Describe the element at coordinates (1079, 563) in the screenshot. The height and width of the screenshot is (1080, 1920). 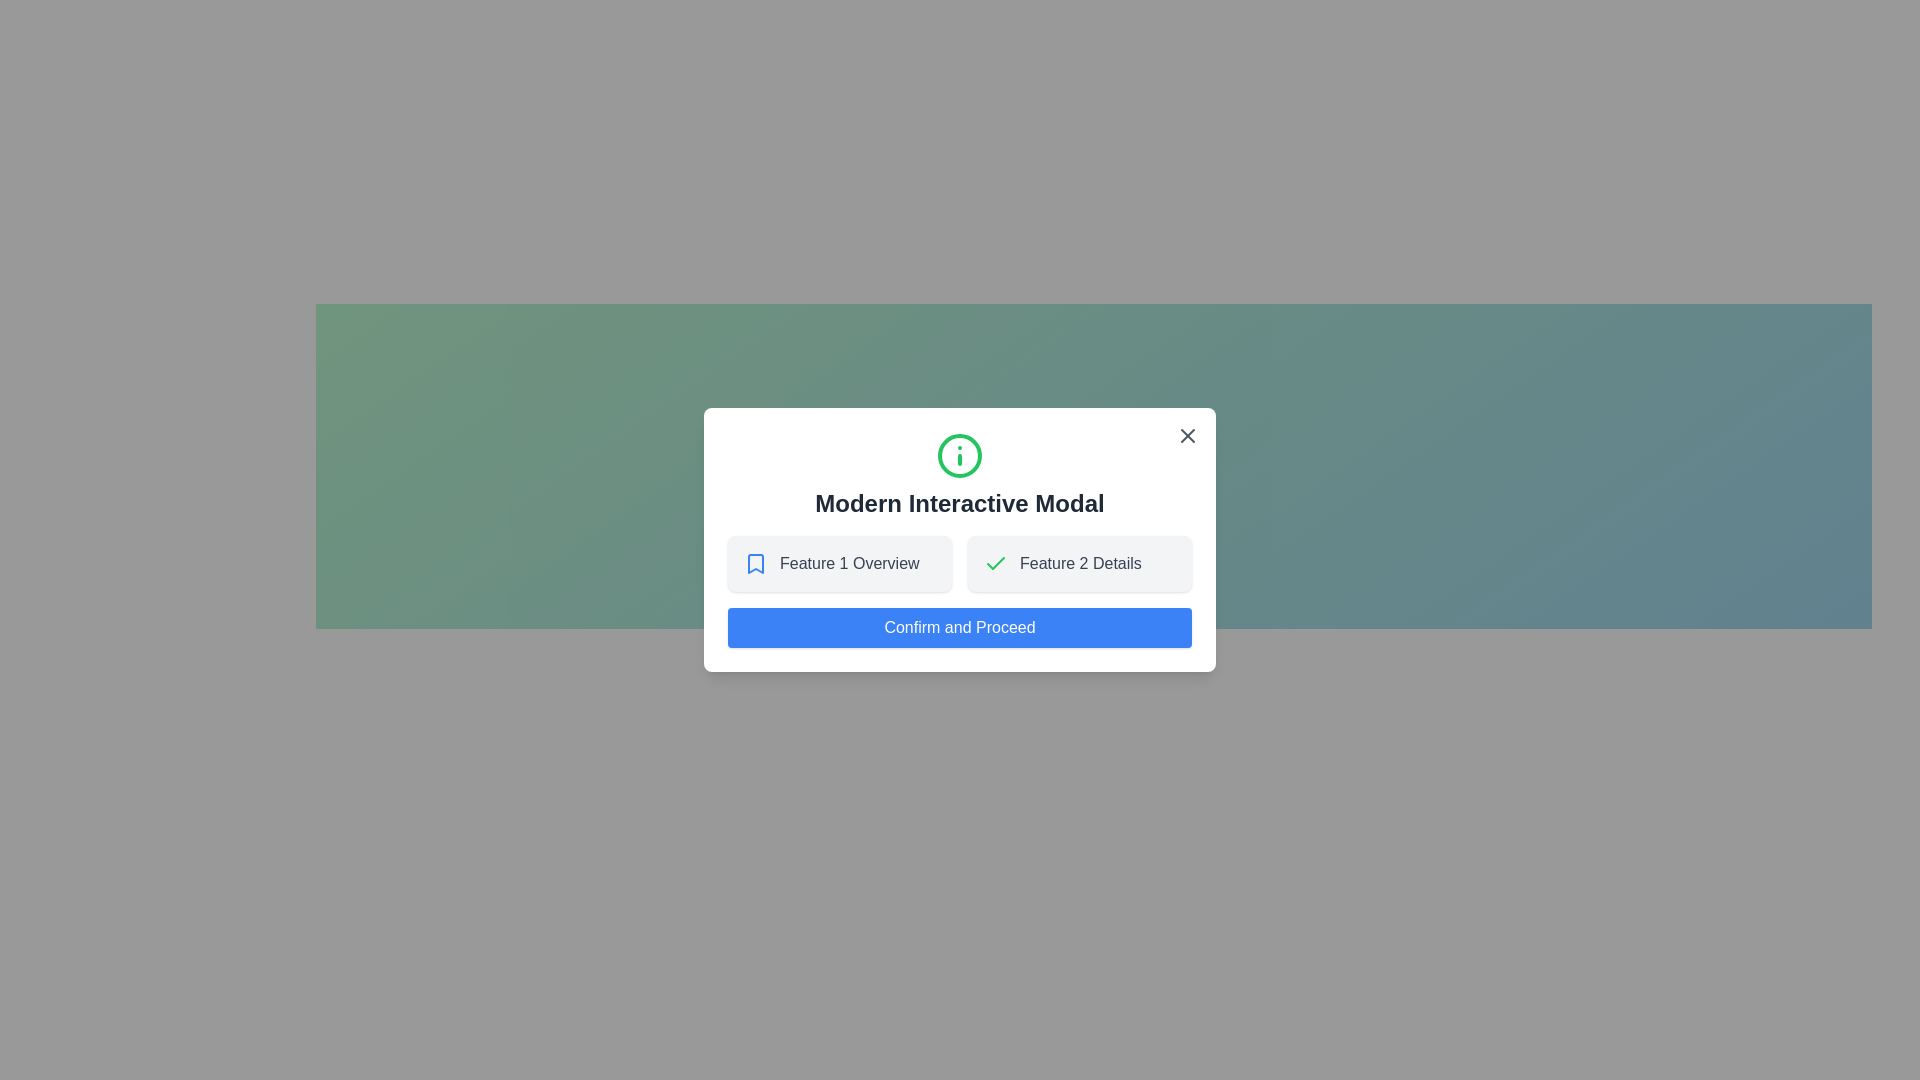
I see `the 'Feature 2 Details' text label located in the modal interface, which serves as an identifier for the corresponding section and is positioned to the right of an icon` at that location.